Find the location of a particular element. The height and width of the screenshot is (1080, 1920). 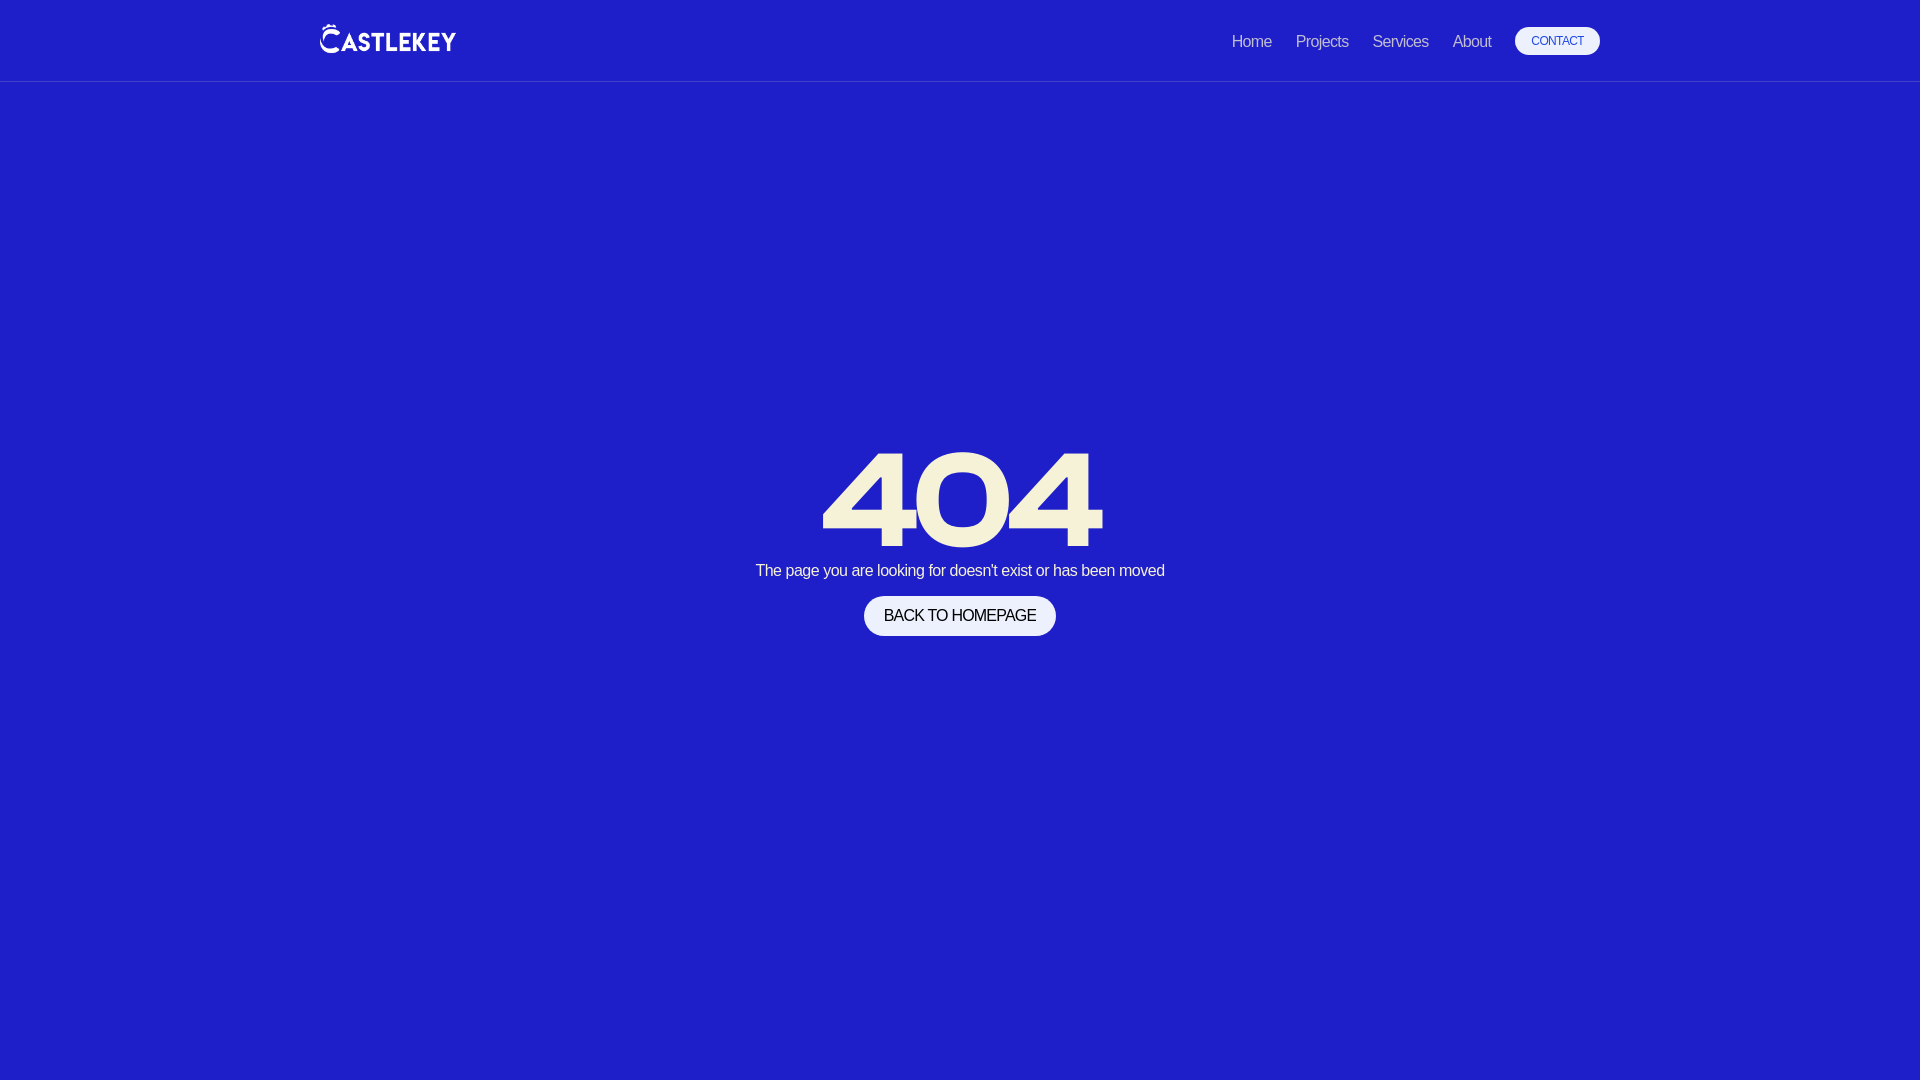

'Services' is located at coordinates (1399, 41).